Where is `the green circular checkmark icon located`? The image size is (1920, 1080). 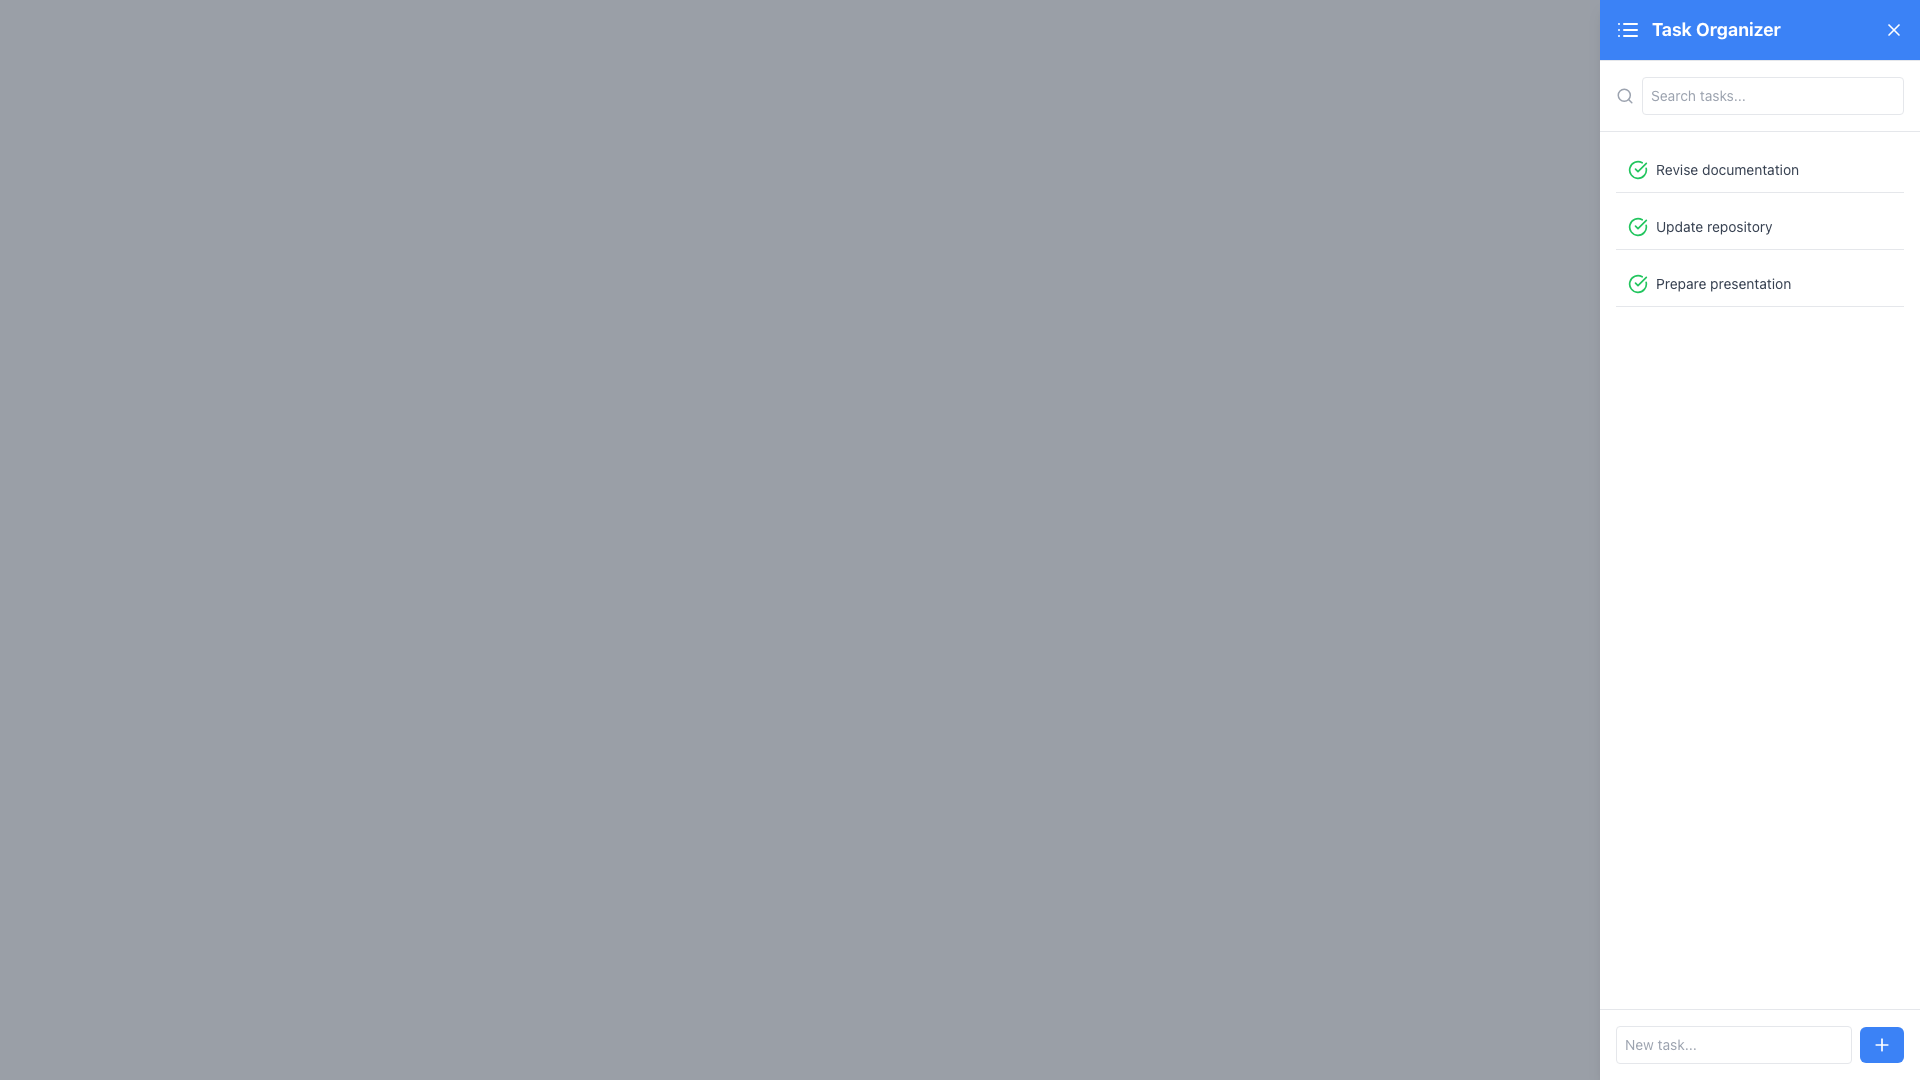 the green circular checkmark icon located is located at coordinates (1637, 168).